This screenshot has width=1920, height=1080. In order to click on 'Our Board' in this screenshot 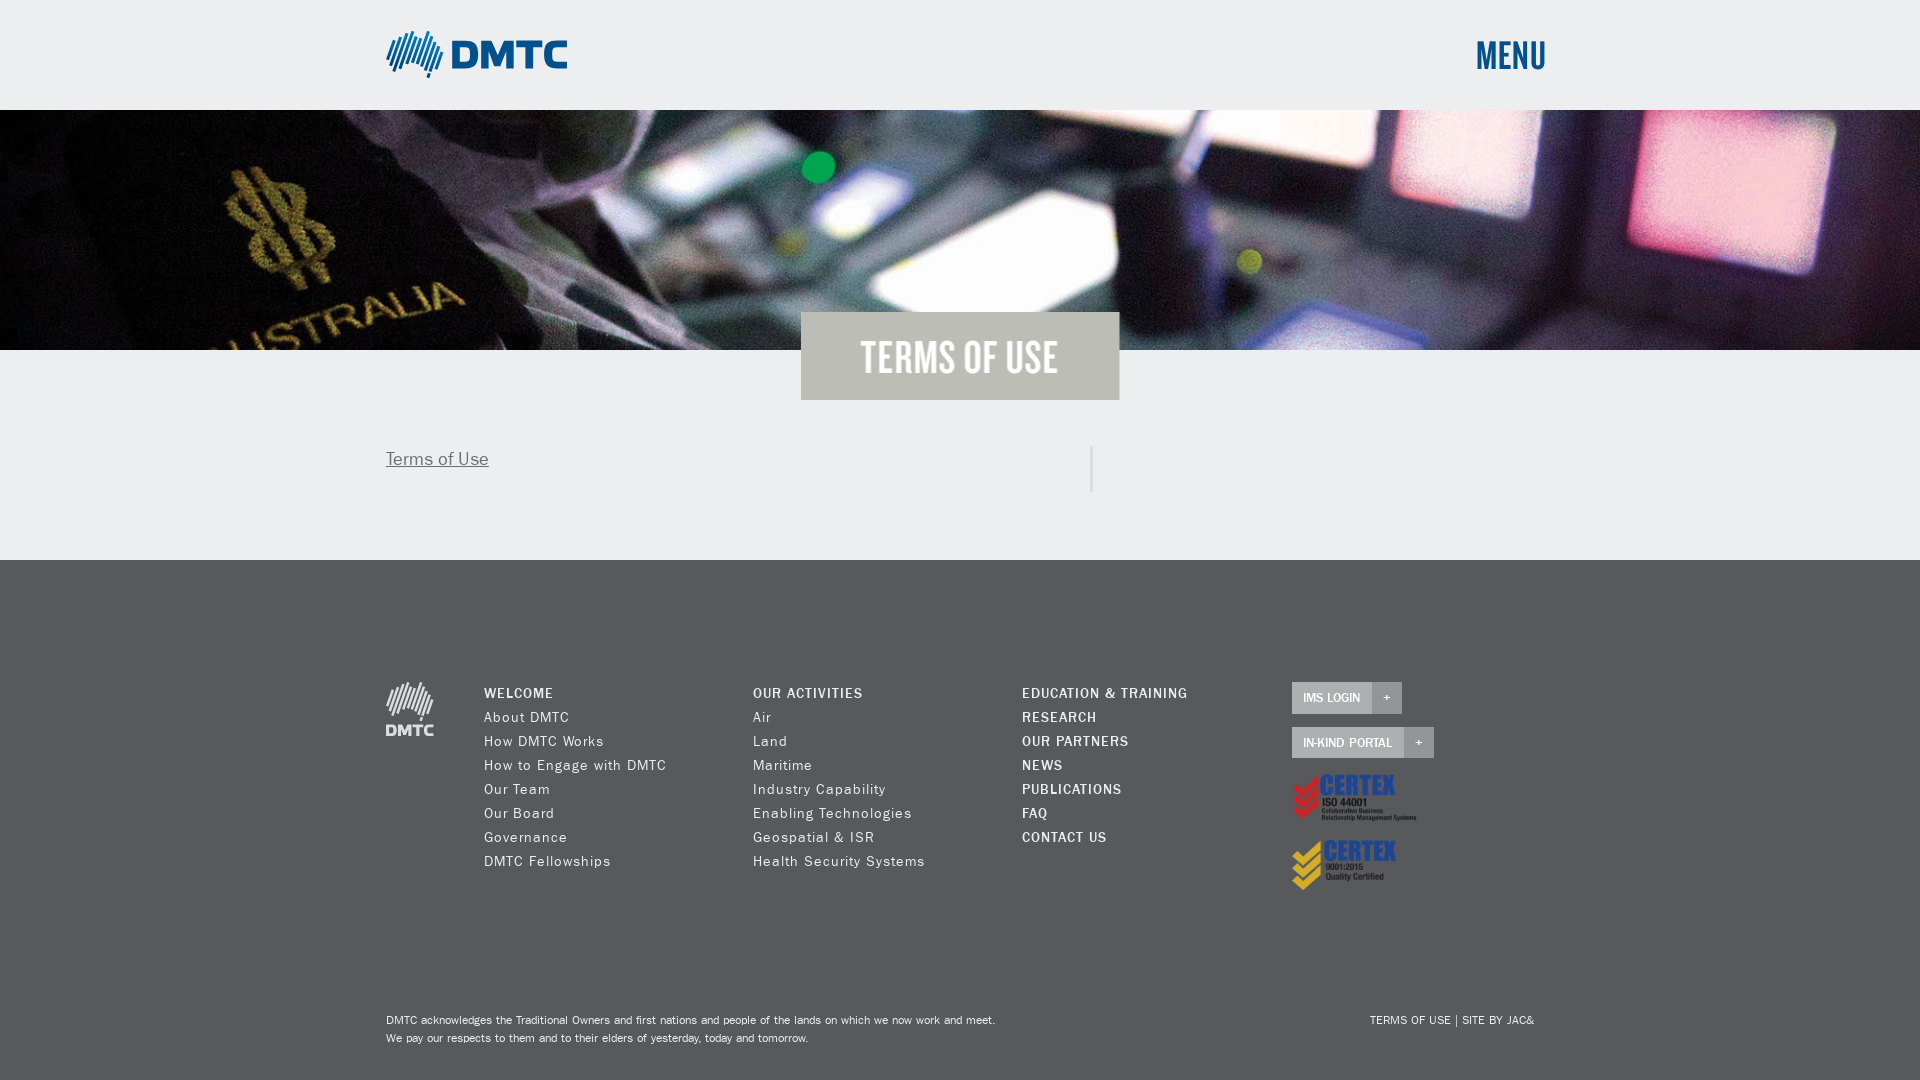, I will do `click(519, 813)`.